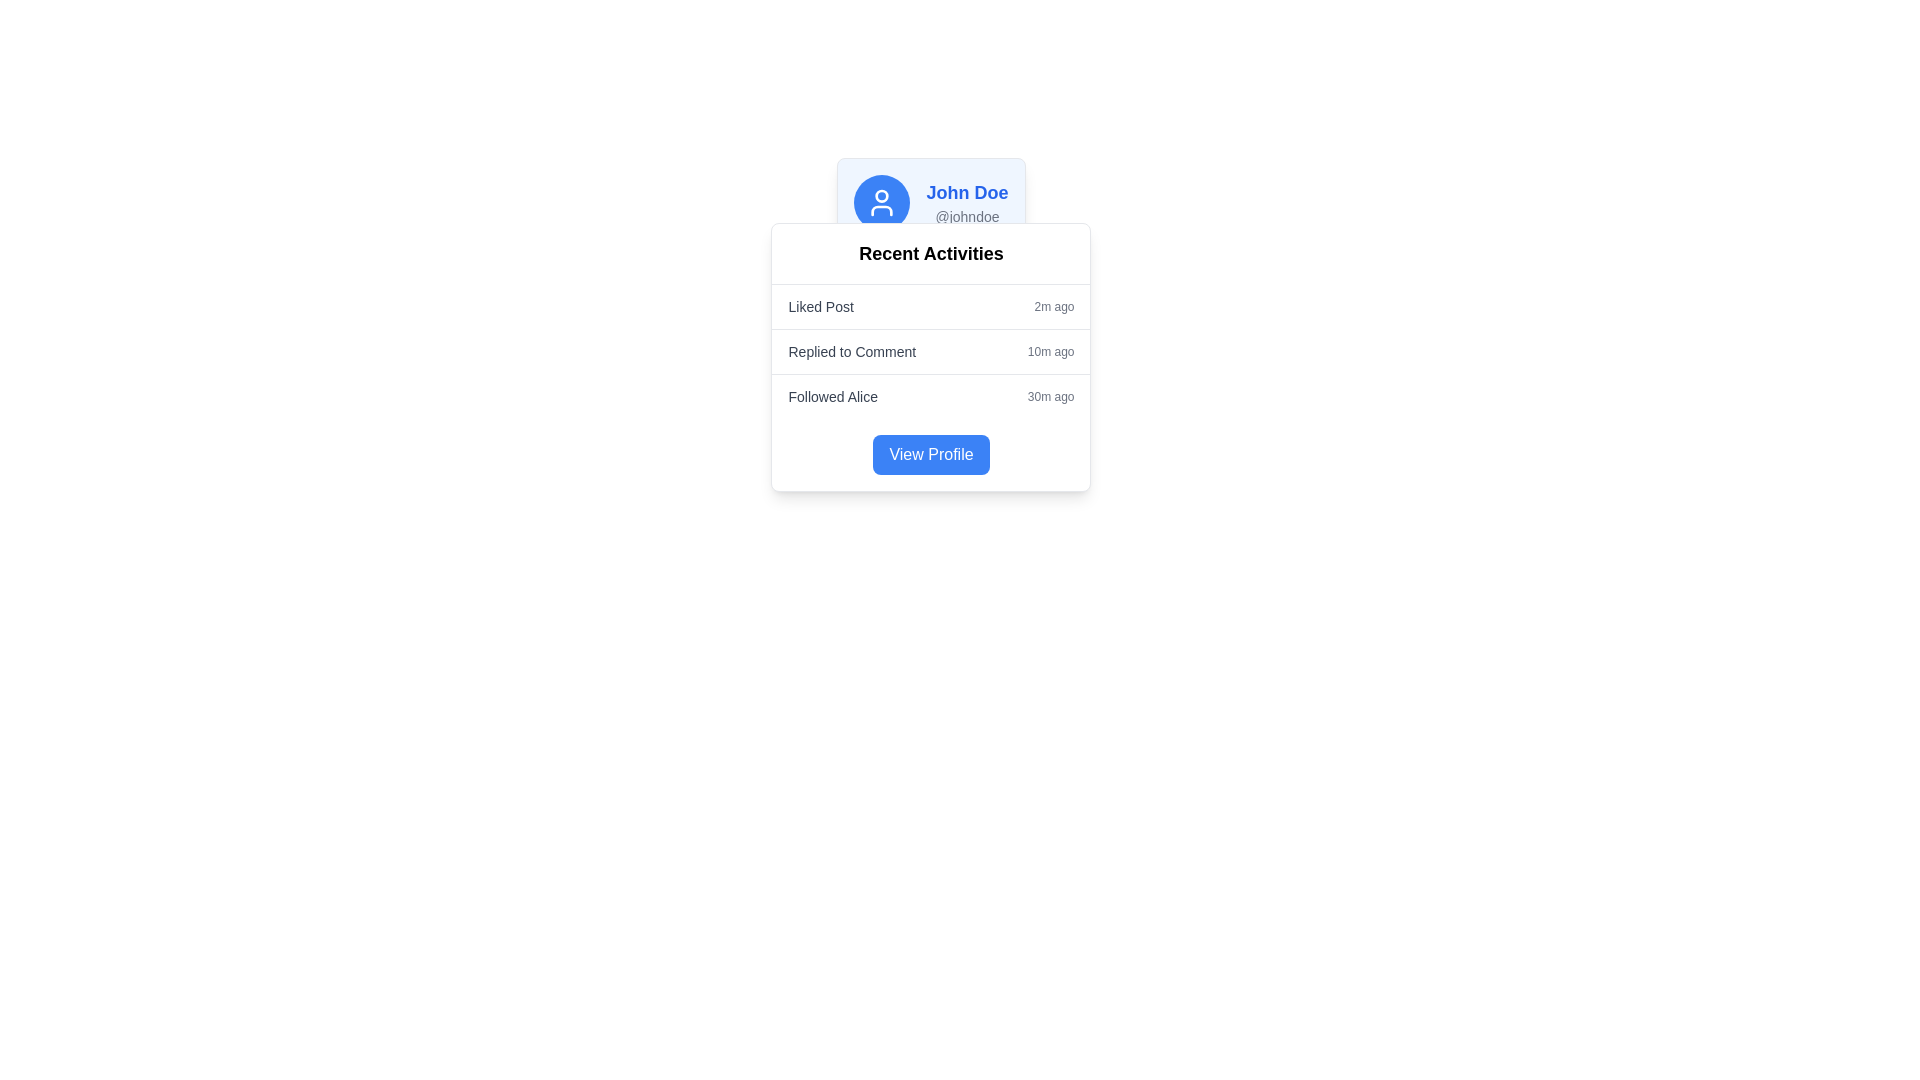  I want to click on the button at the bottom of the 'Recent Activities' card, so click(930, 455).